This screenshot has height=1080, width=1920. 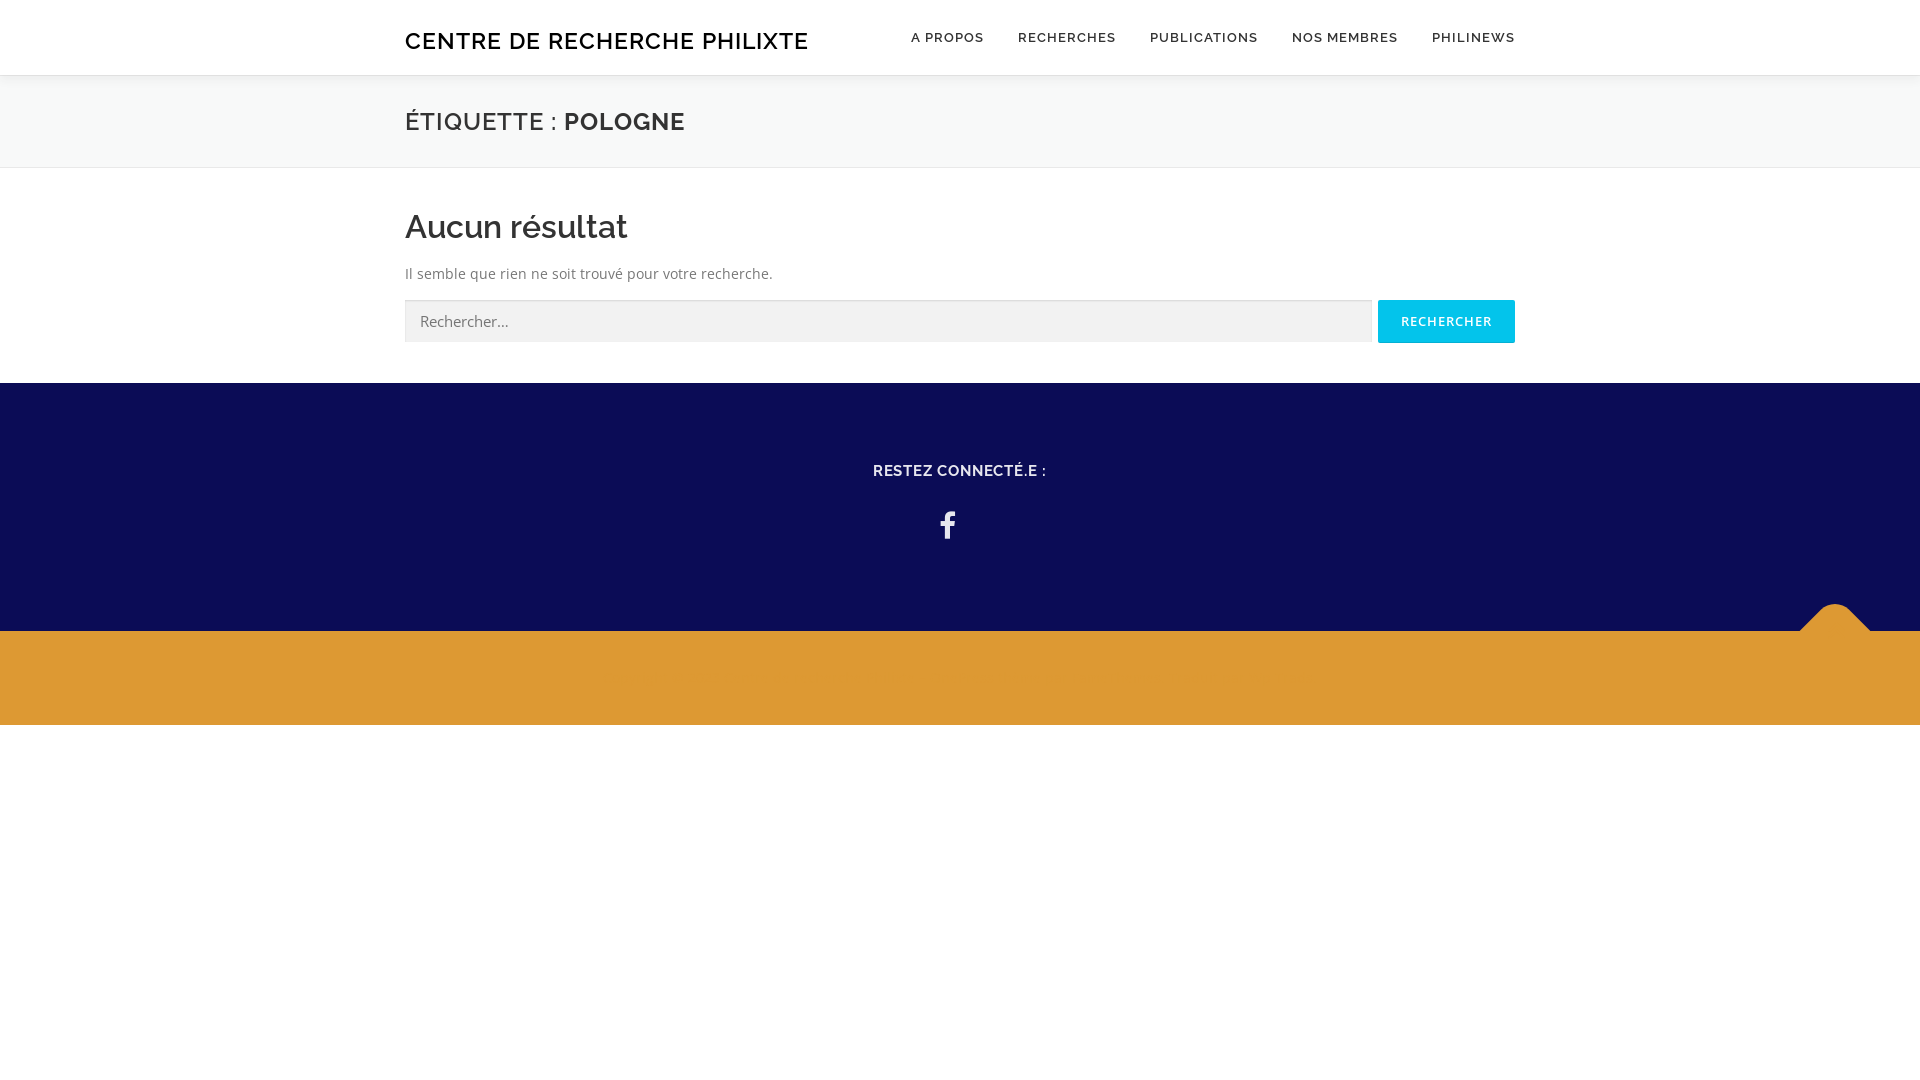 I want to click on 'NOS MEMBRES', so click(x=1344, y=37).